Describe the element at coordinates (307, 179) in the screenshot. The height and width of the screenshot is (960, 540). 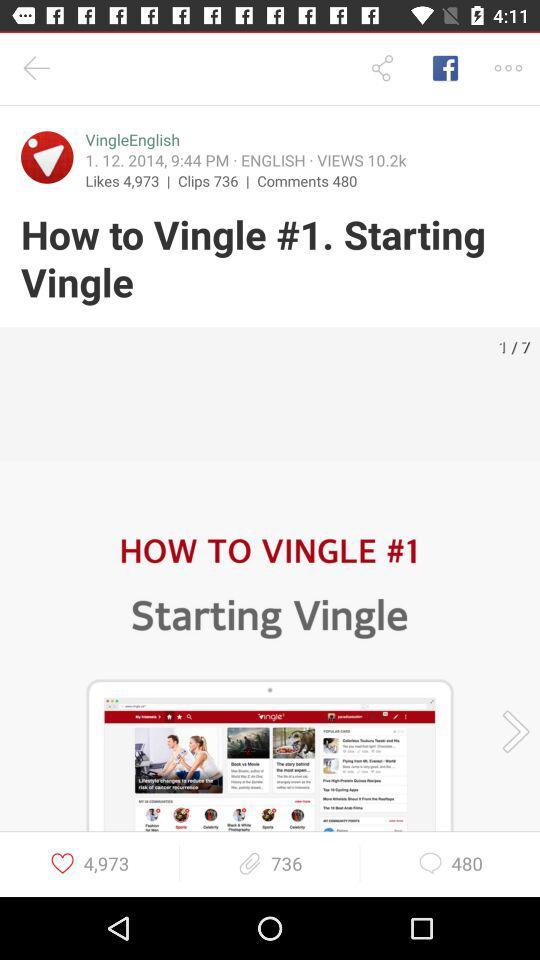
I see `item next to the clips 736  |   icon` at that location.